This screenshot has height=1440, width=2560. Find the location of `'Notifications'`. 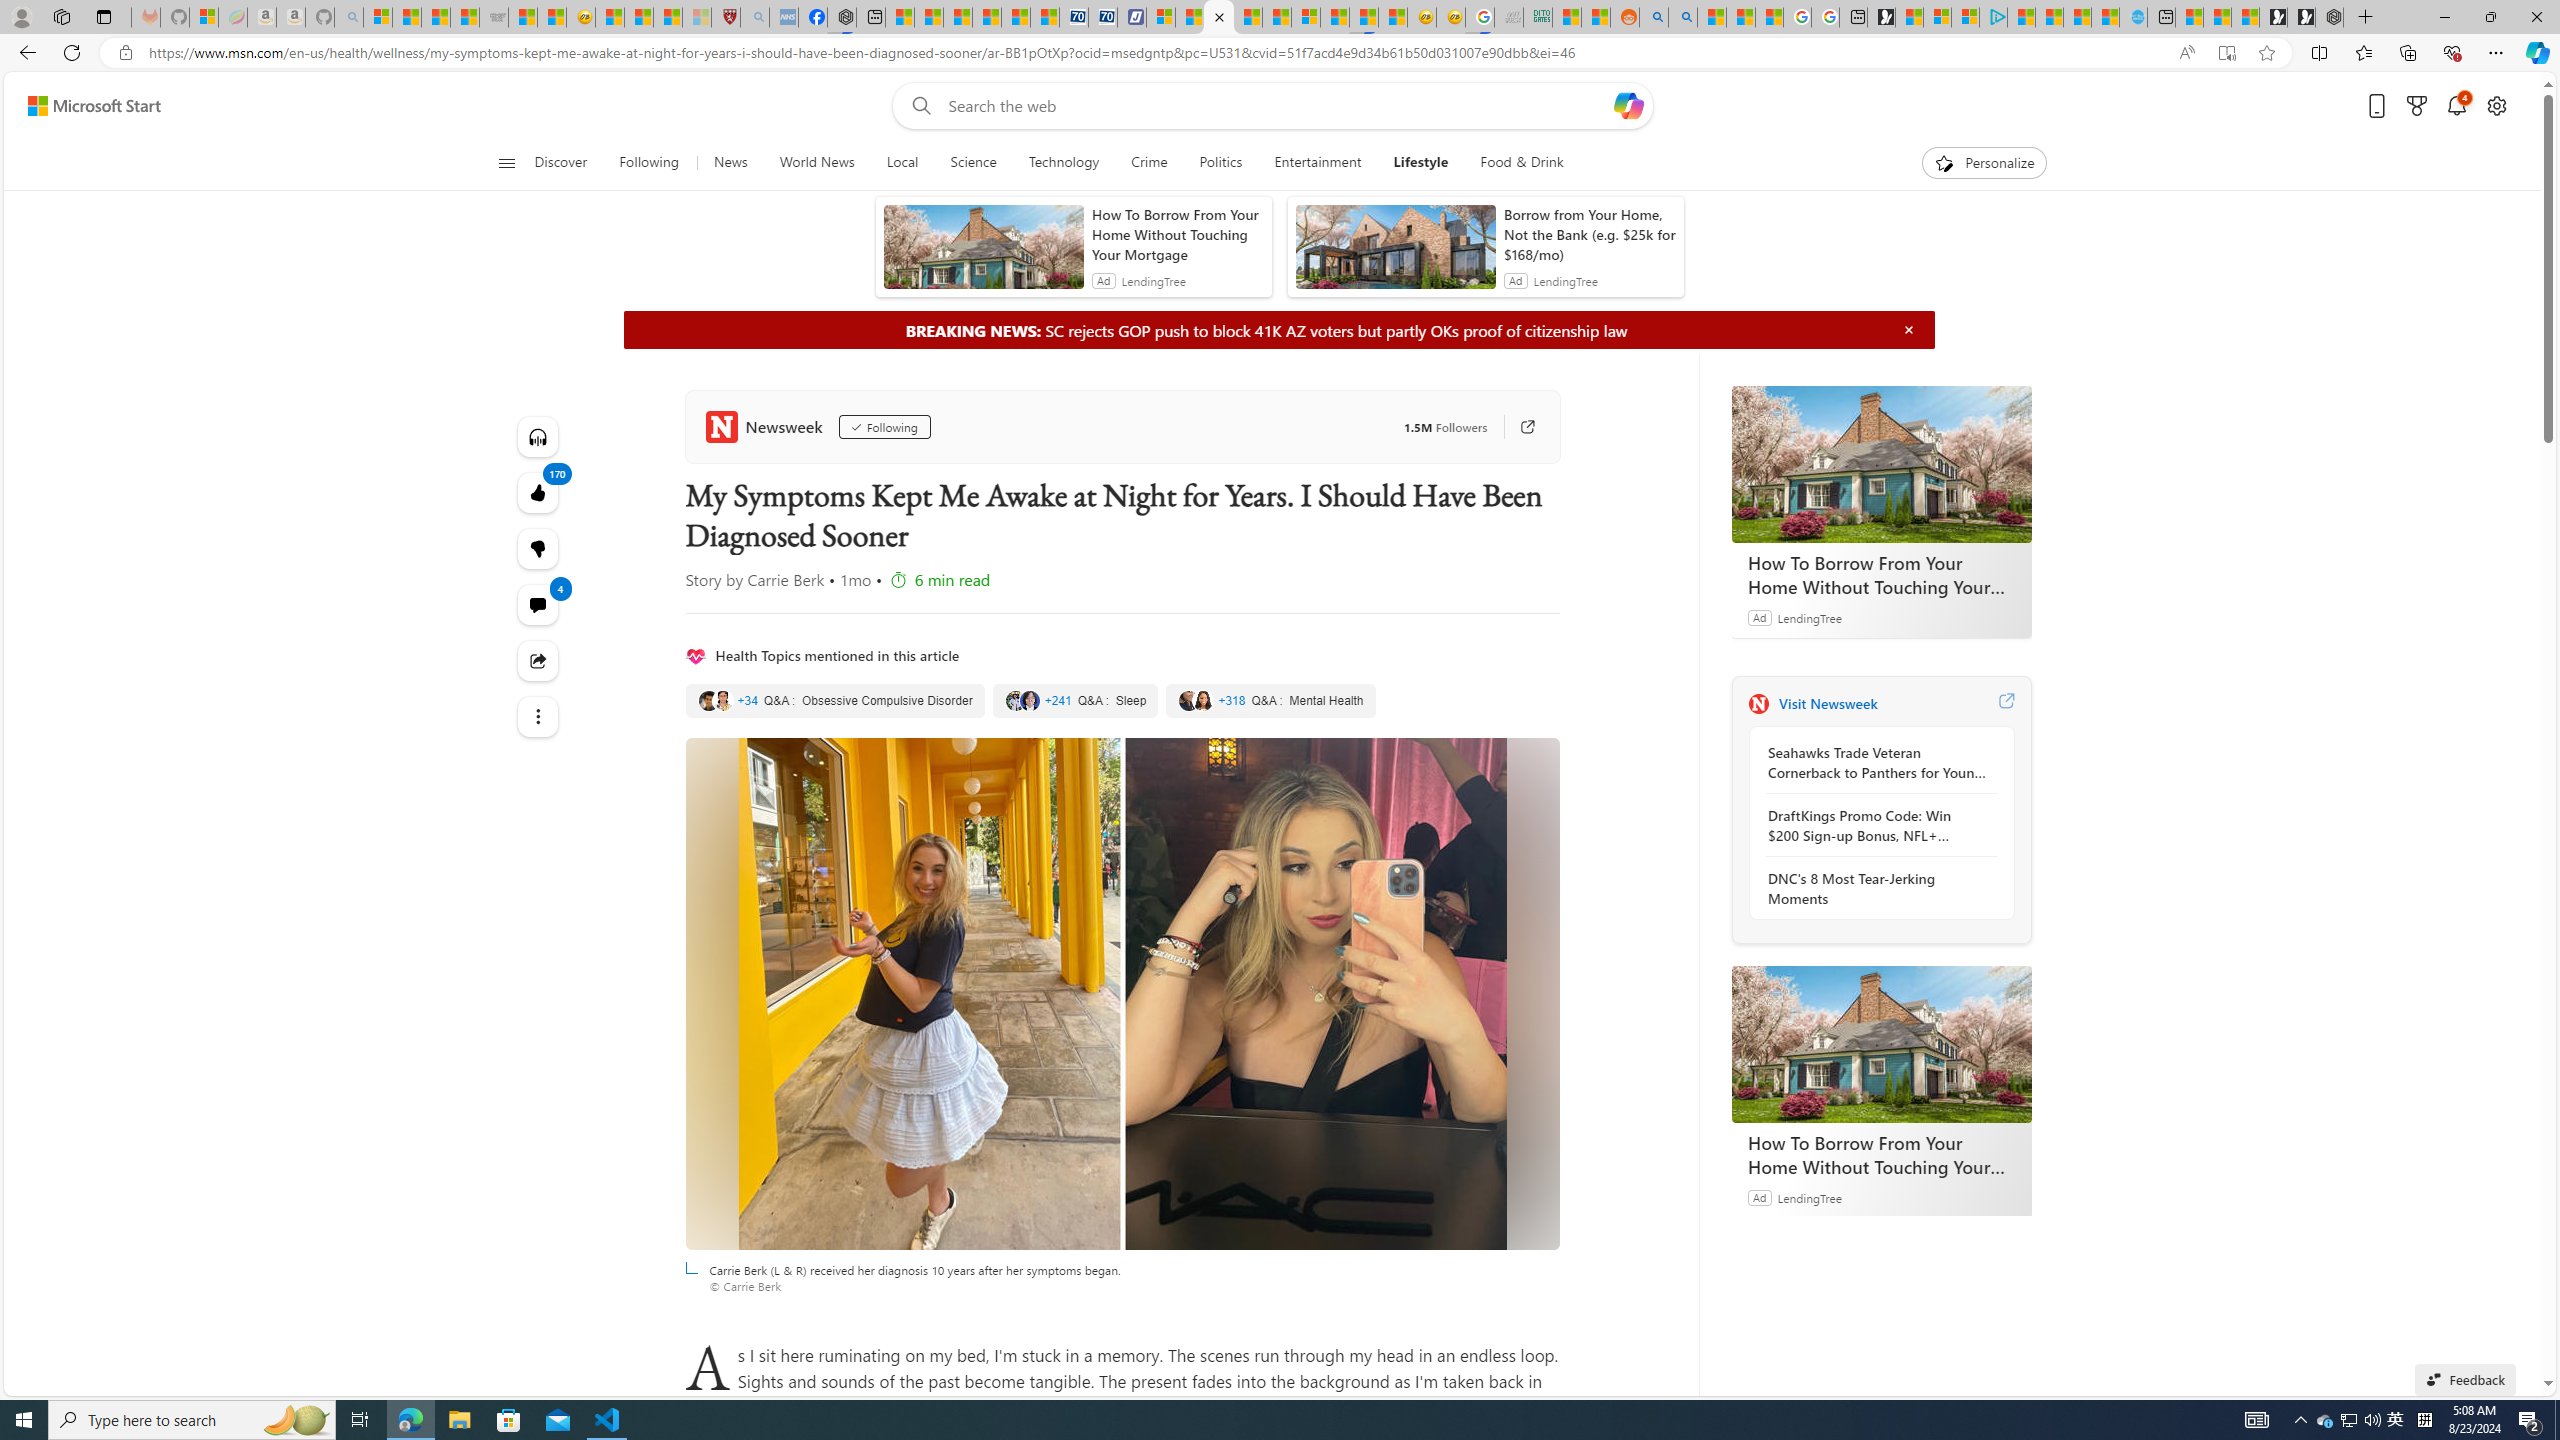

'Notifications' is located at coordinates (2457, 106).